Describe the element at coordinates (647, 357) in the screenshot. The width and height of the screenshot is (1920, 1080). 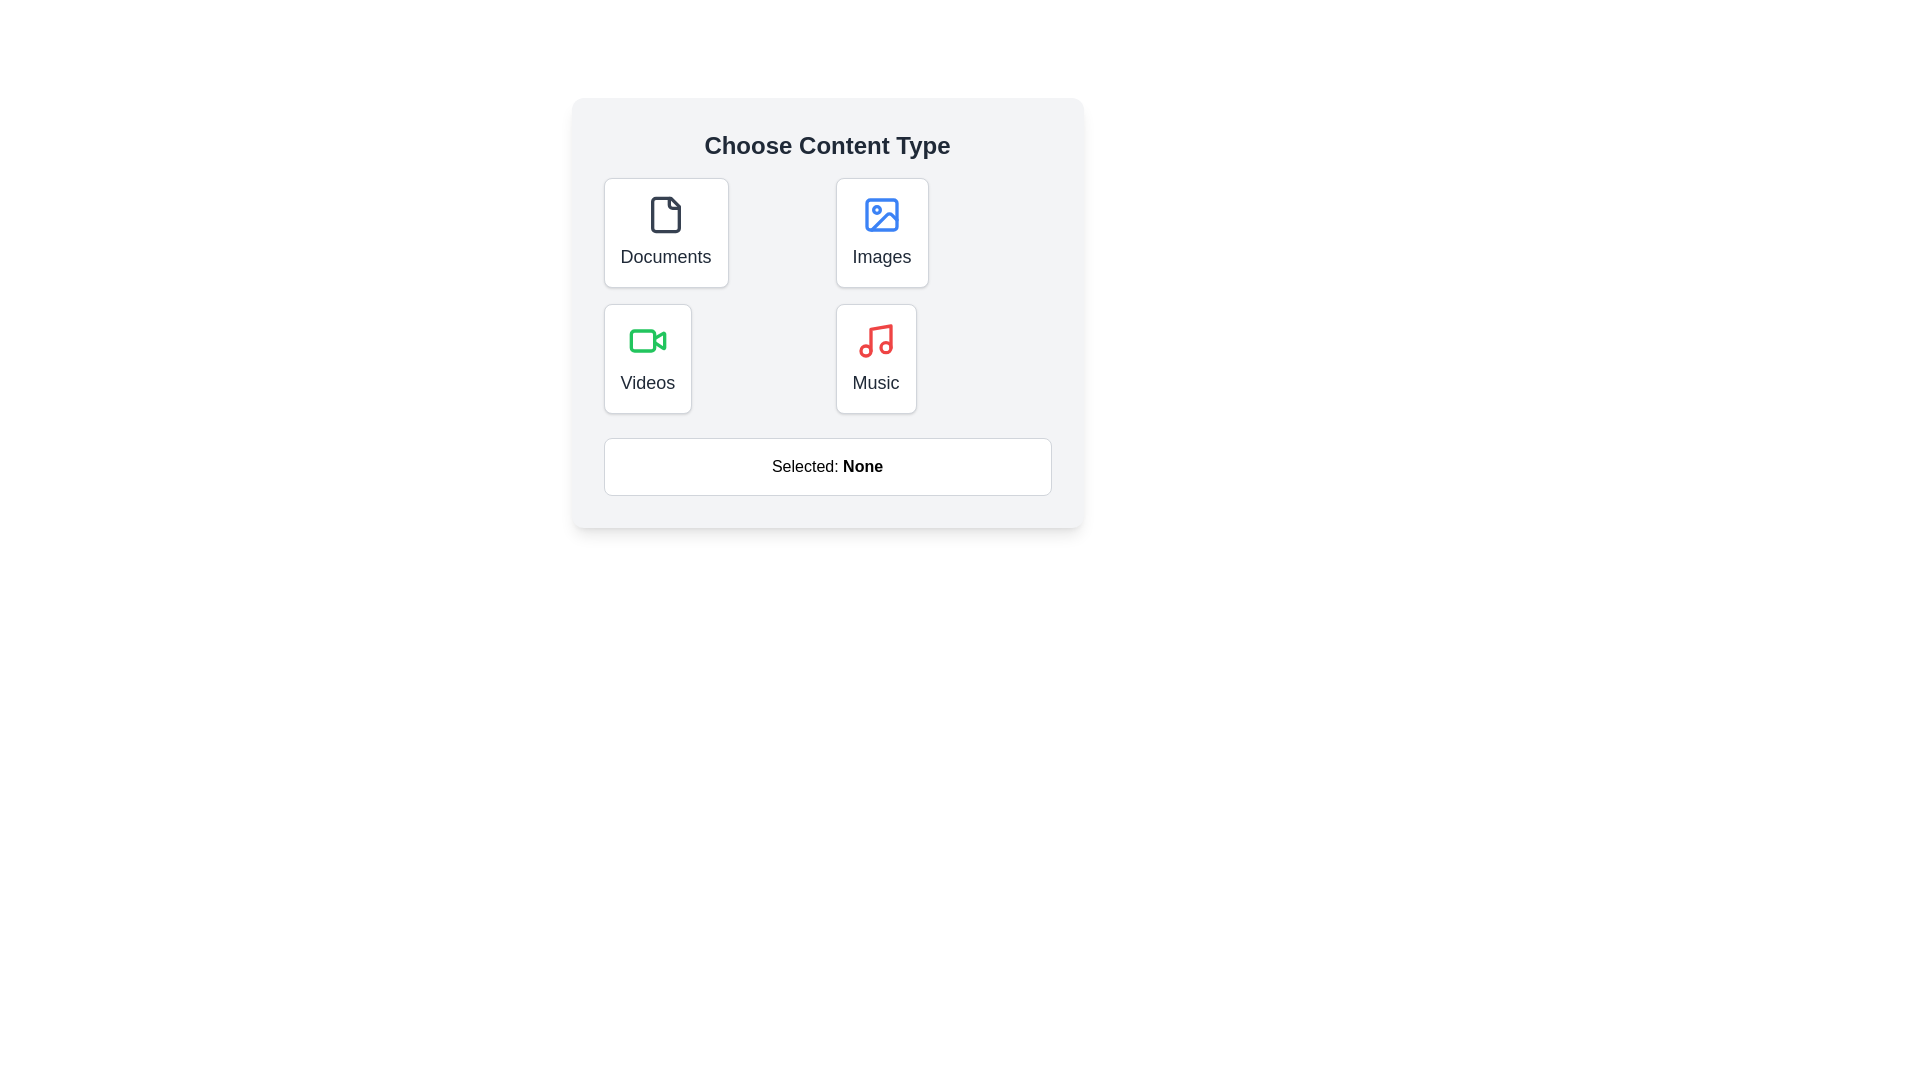
I see `the content type Videos to update the 'Selected' area` at that location.